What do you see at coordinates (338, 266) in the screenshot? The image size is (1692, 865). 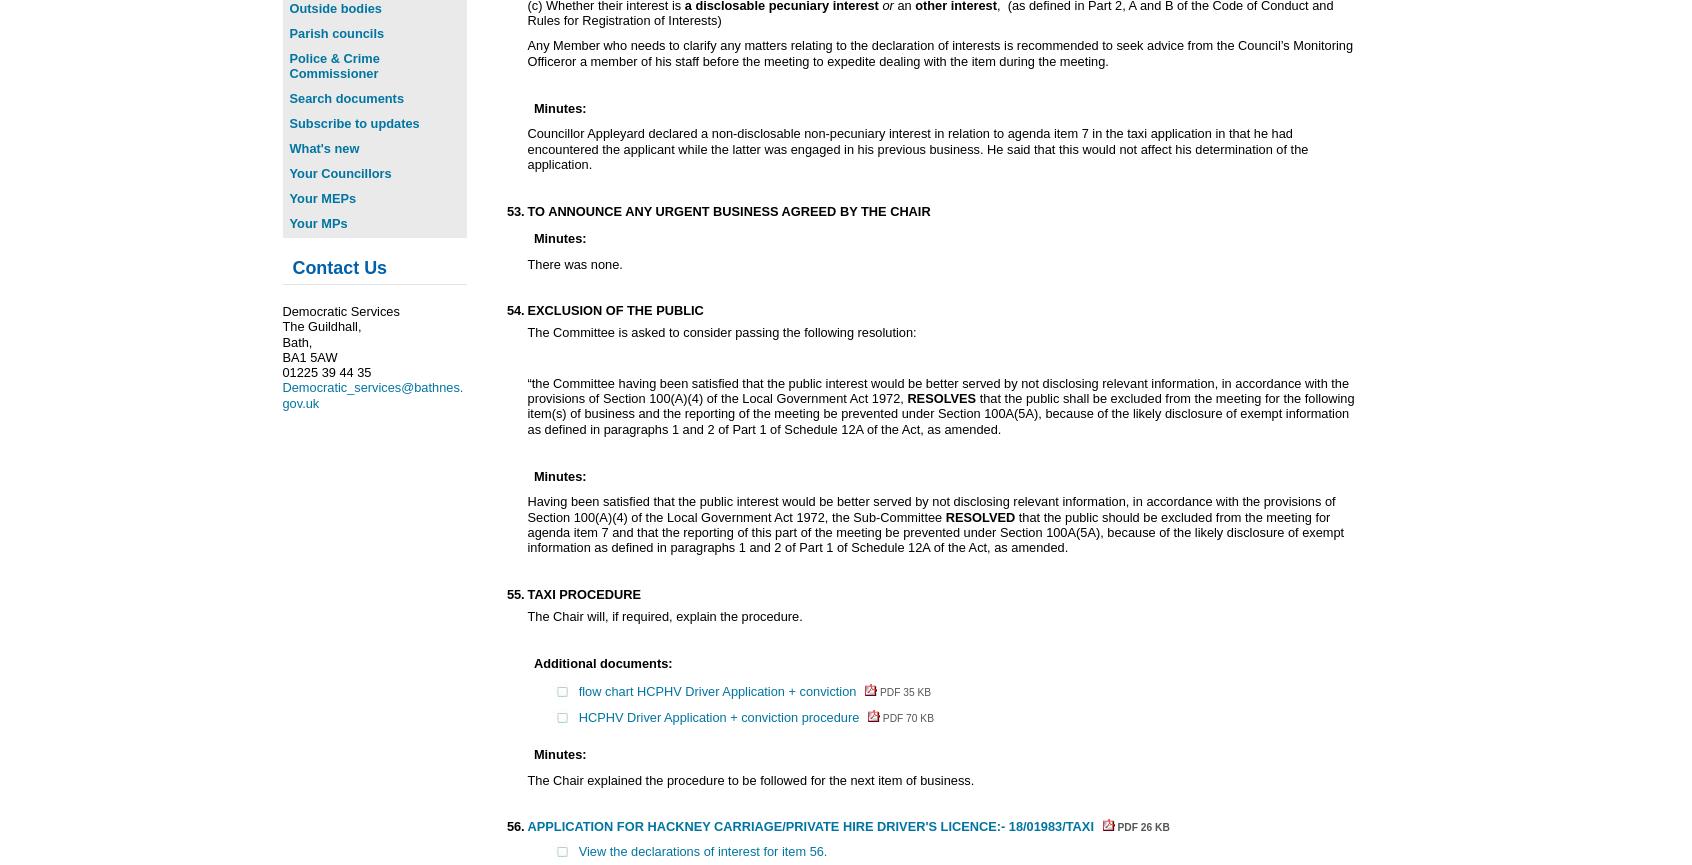 I see `'Contact Us'` at bounding box center [338, 266].